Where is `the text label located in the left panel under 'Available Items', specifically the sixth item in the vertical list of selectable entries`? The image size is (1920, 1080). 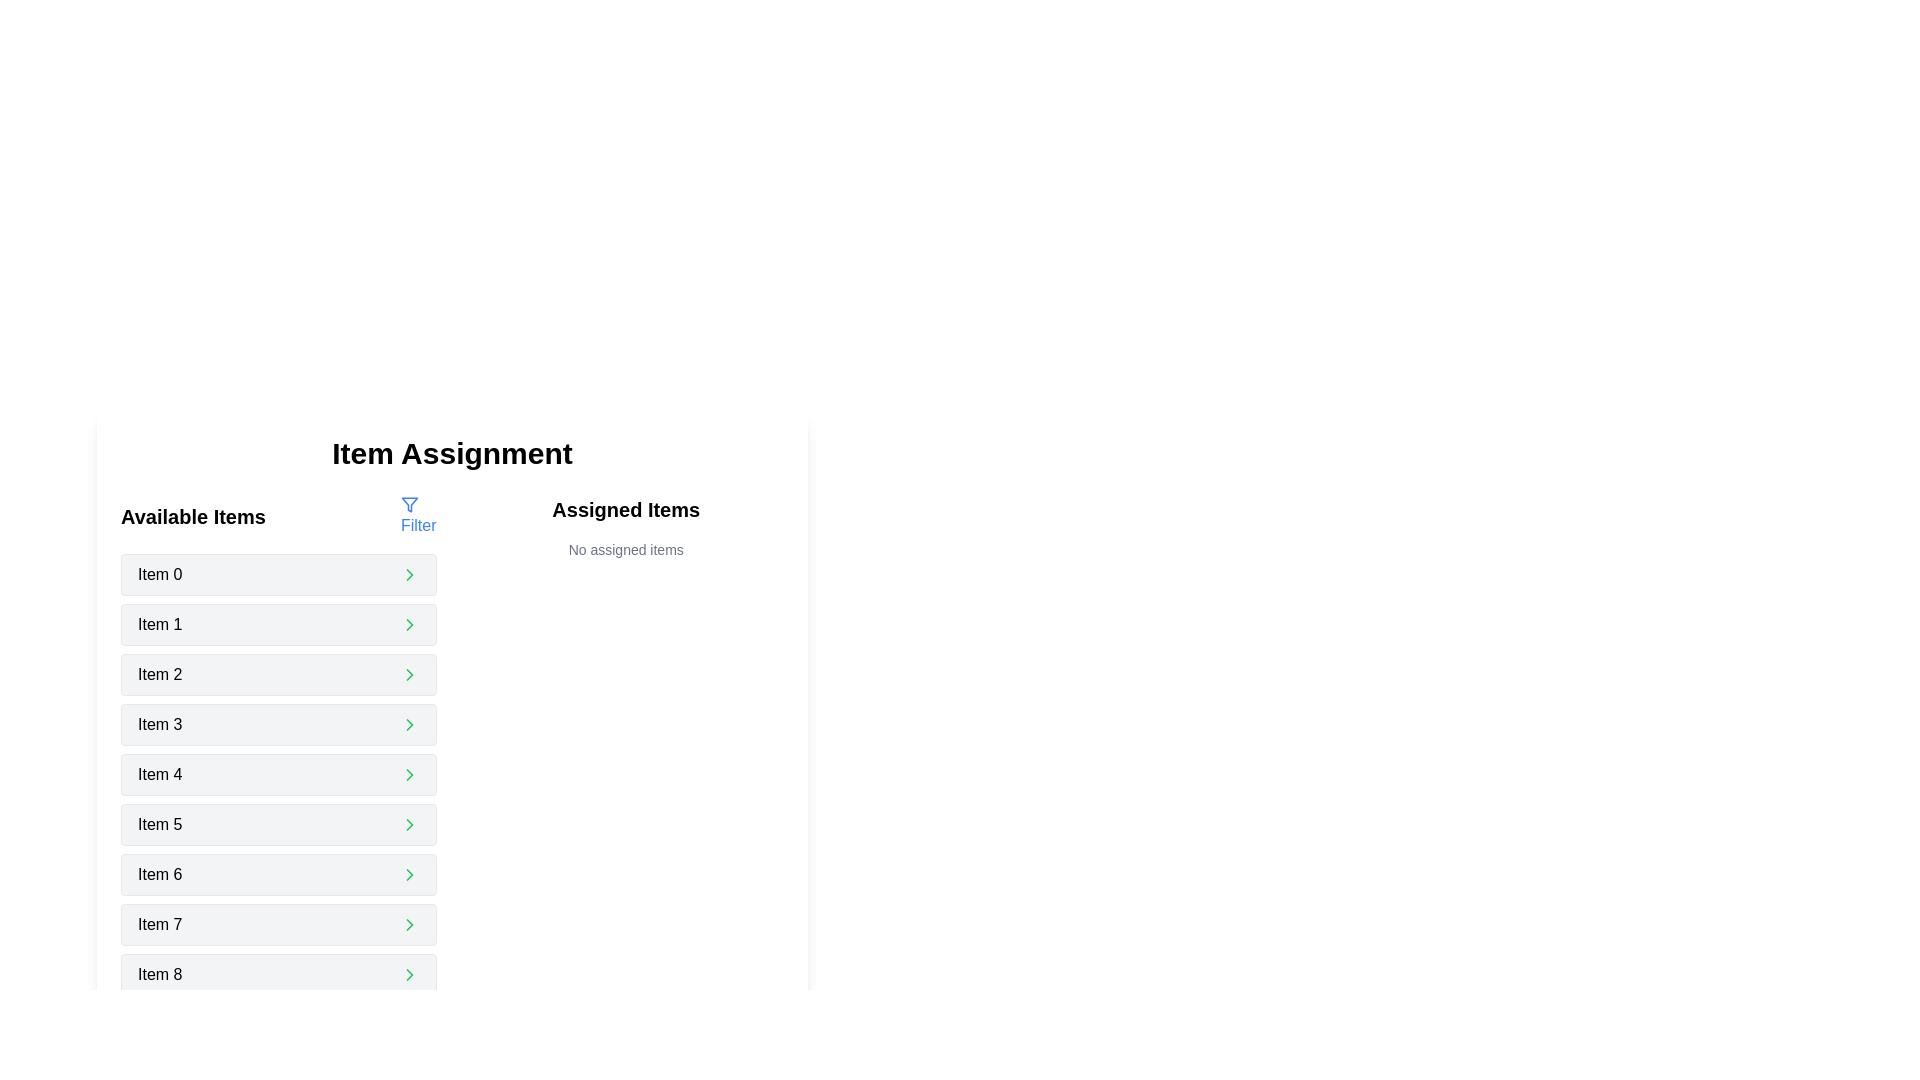 the text label located in the left panel under 'Available Items', specifically the sixth item in the vertical list of selectable entries is located at coordinates (160, 825).